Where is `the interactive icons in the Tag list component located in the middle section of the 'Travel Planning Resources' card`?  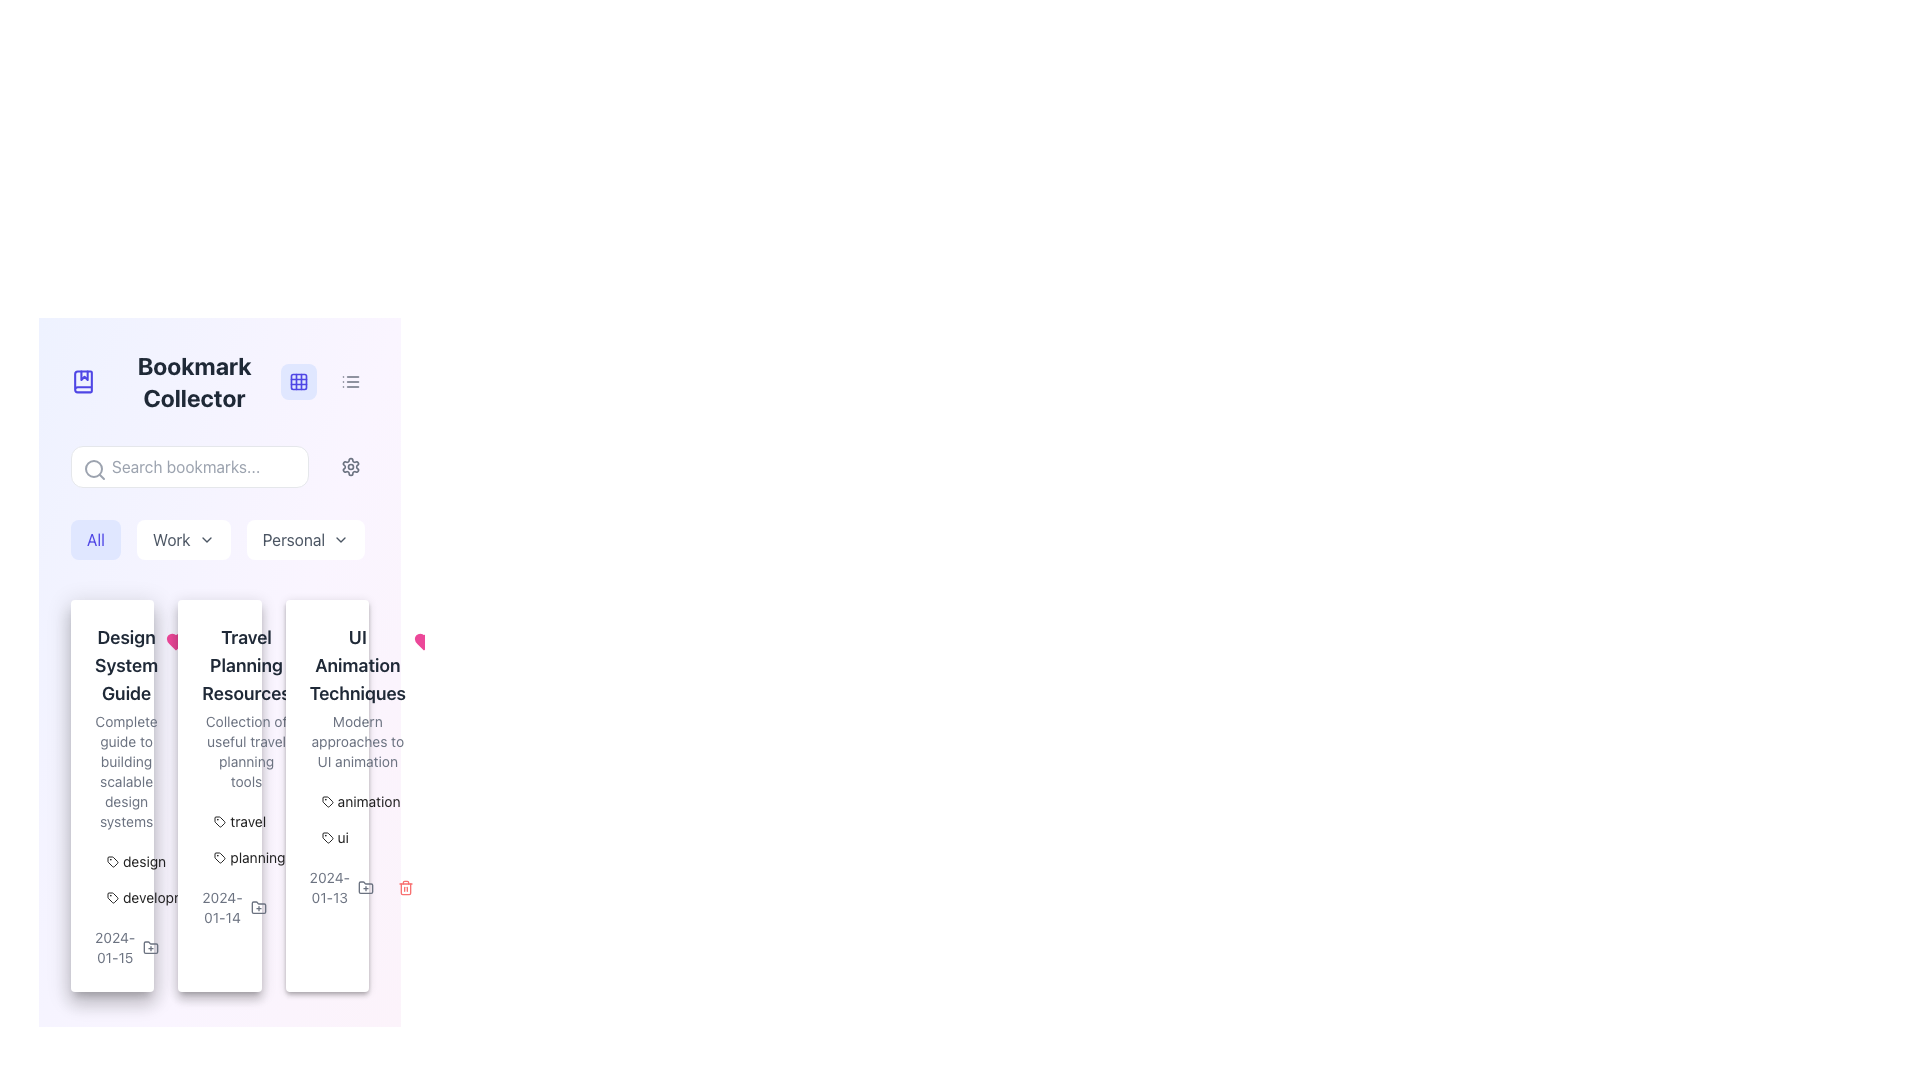 the interactive icons in the Tag list component located in the middle section of the 'Travel Planning Resources' card is located at coordinates (220, 840).